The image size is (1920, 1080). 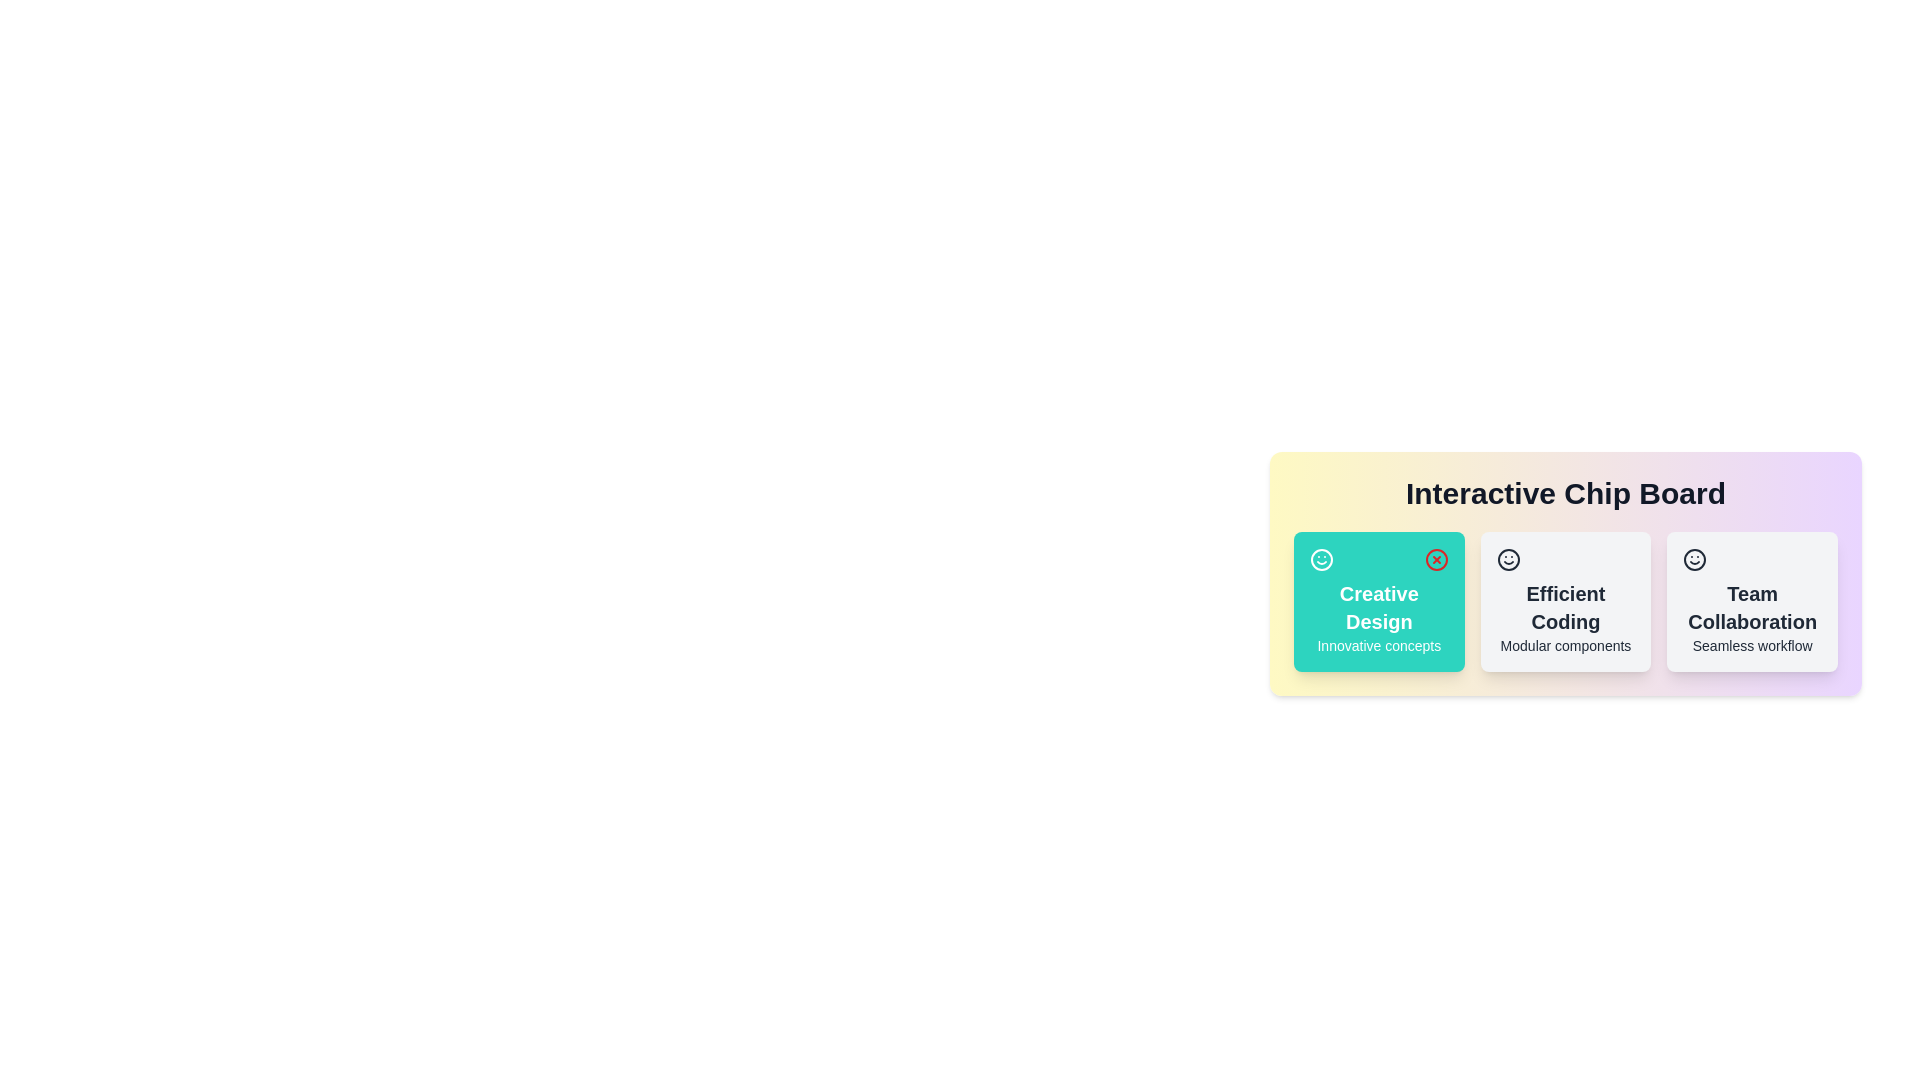 What do you see at coordinates (1564, 600) in the screenshot?
I see `the chip labeled 'Efficient Coding' by clicking on it` at bounding box center [1564, 600].